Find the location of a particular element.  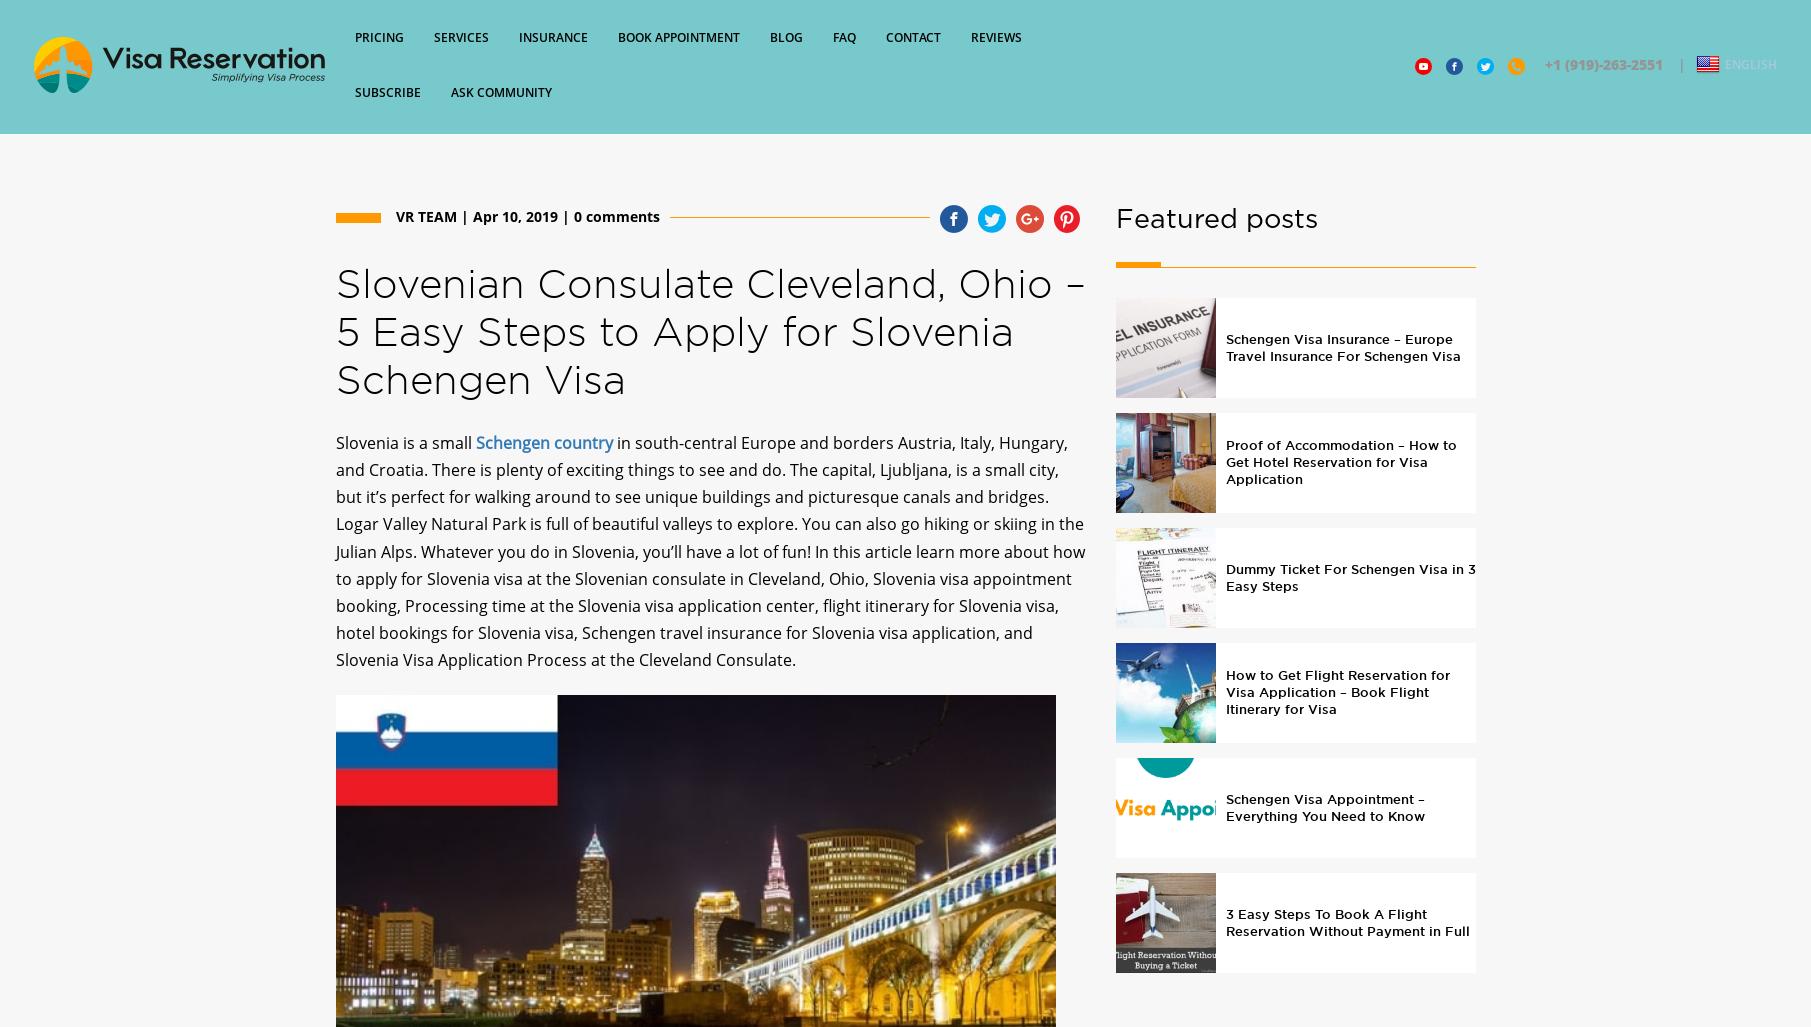

'Schengen Visa Appointment – Everything You Need to Know' is located at coordinates (1323, 823).